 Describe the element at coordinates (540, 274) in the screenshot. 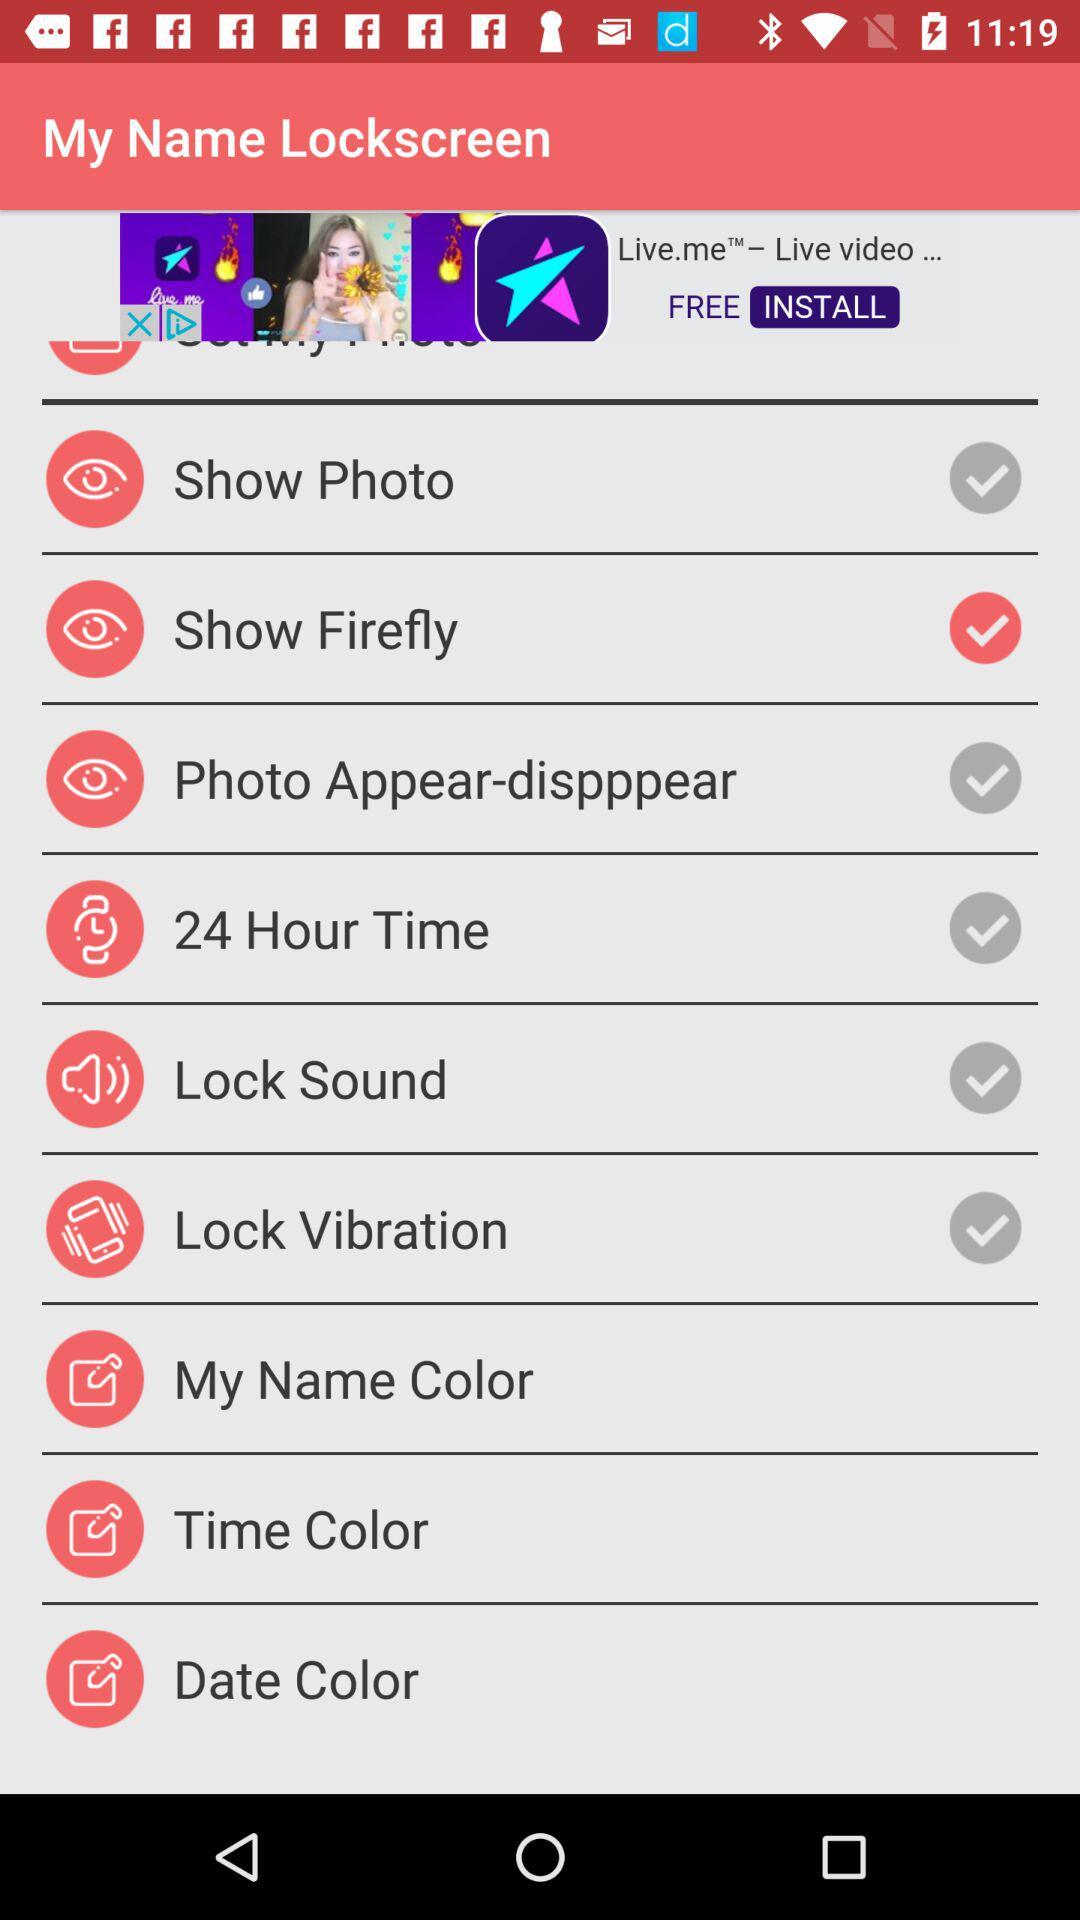

I see `advertisement` at that location.